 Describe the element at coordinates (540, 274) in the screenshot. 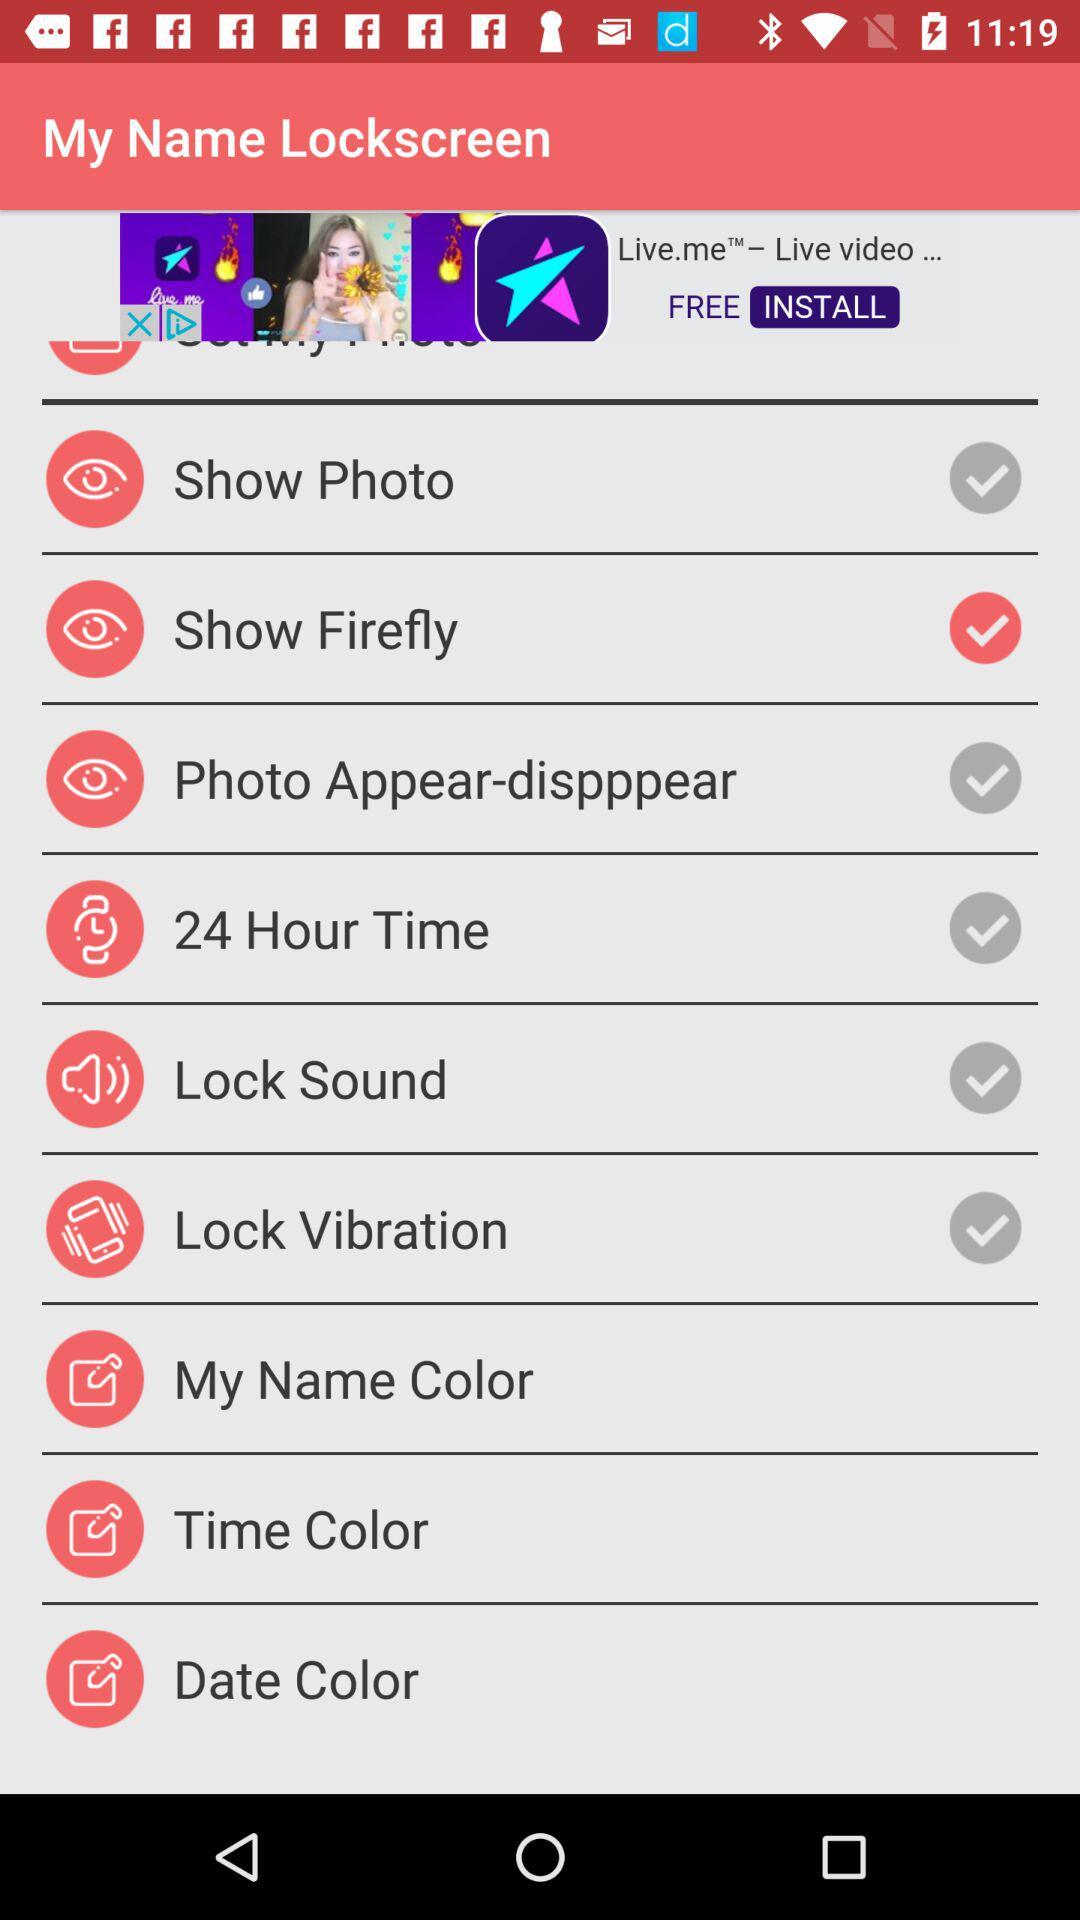

I see `advertisement` at that location.